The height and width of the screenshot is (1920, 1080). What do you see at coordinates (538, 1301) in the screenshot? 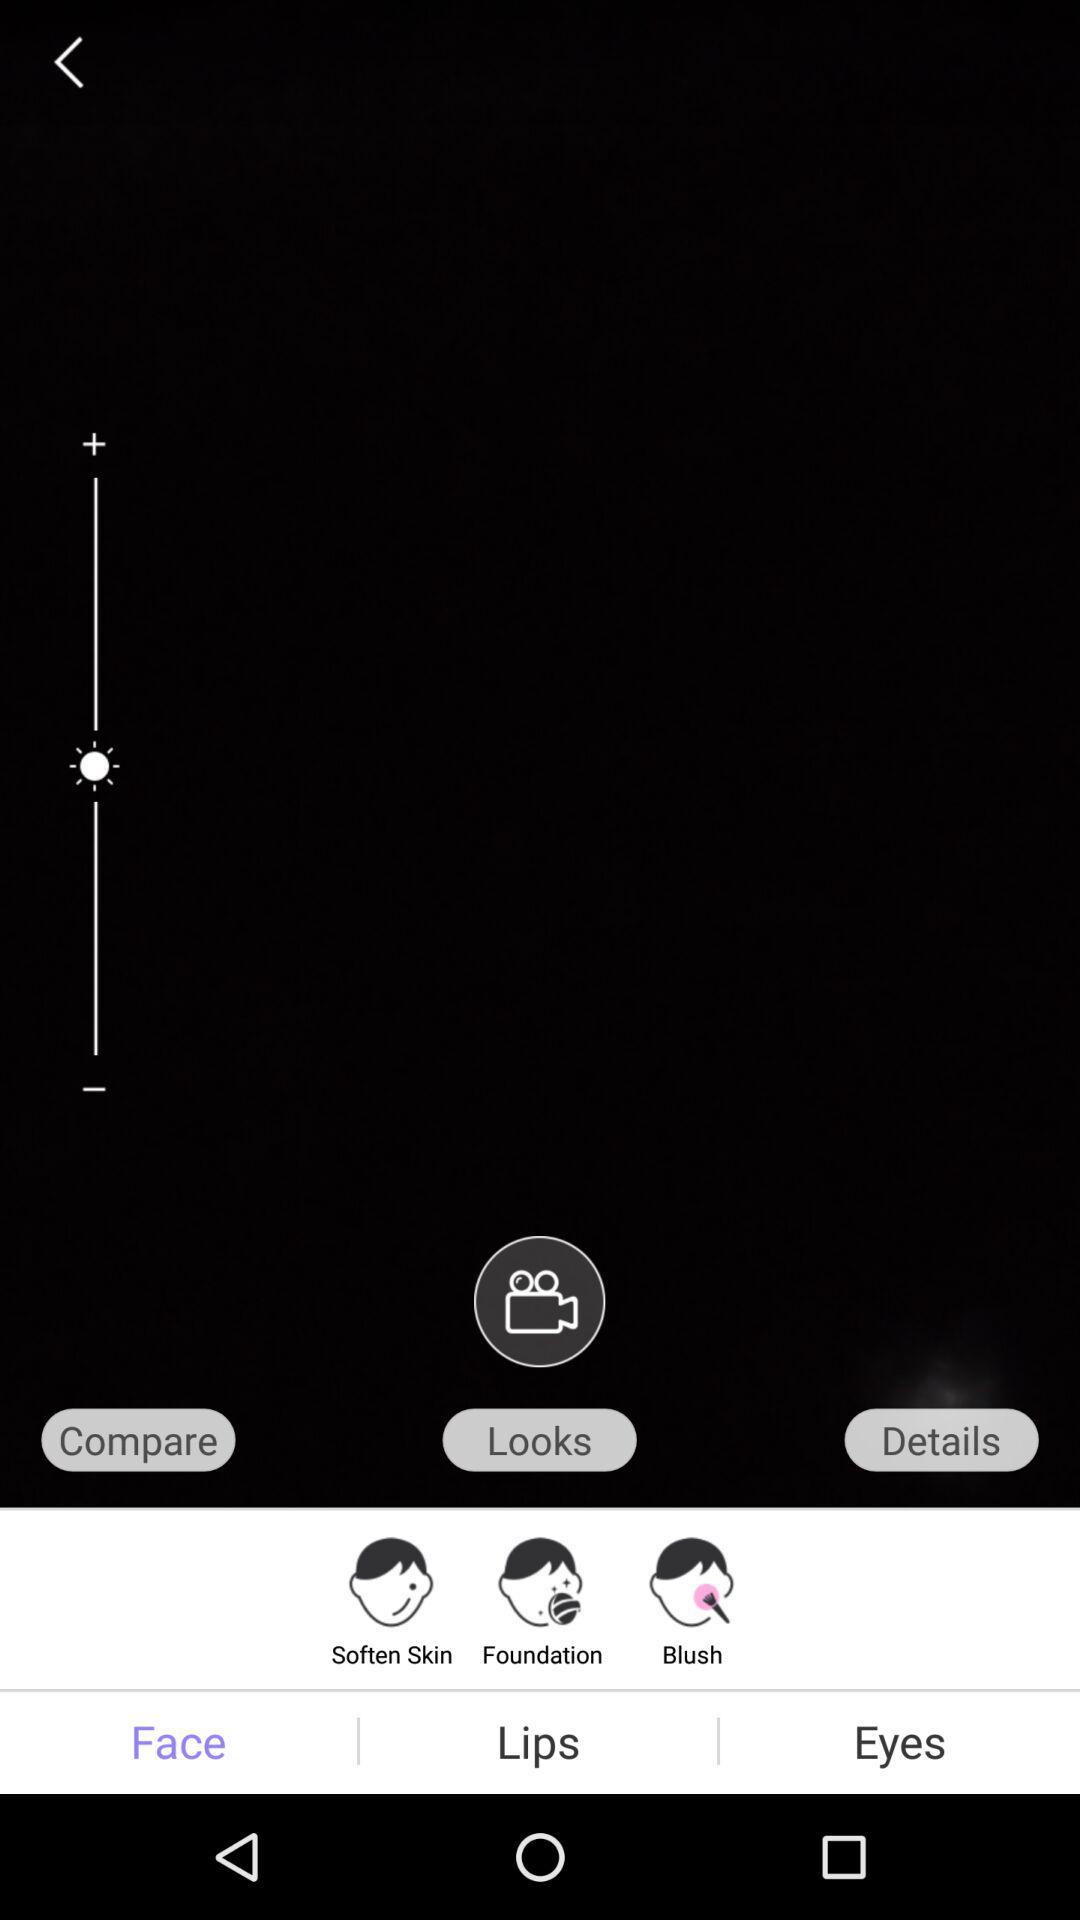
I see `the icon above looks` at bounding box center [538, 1301].